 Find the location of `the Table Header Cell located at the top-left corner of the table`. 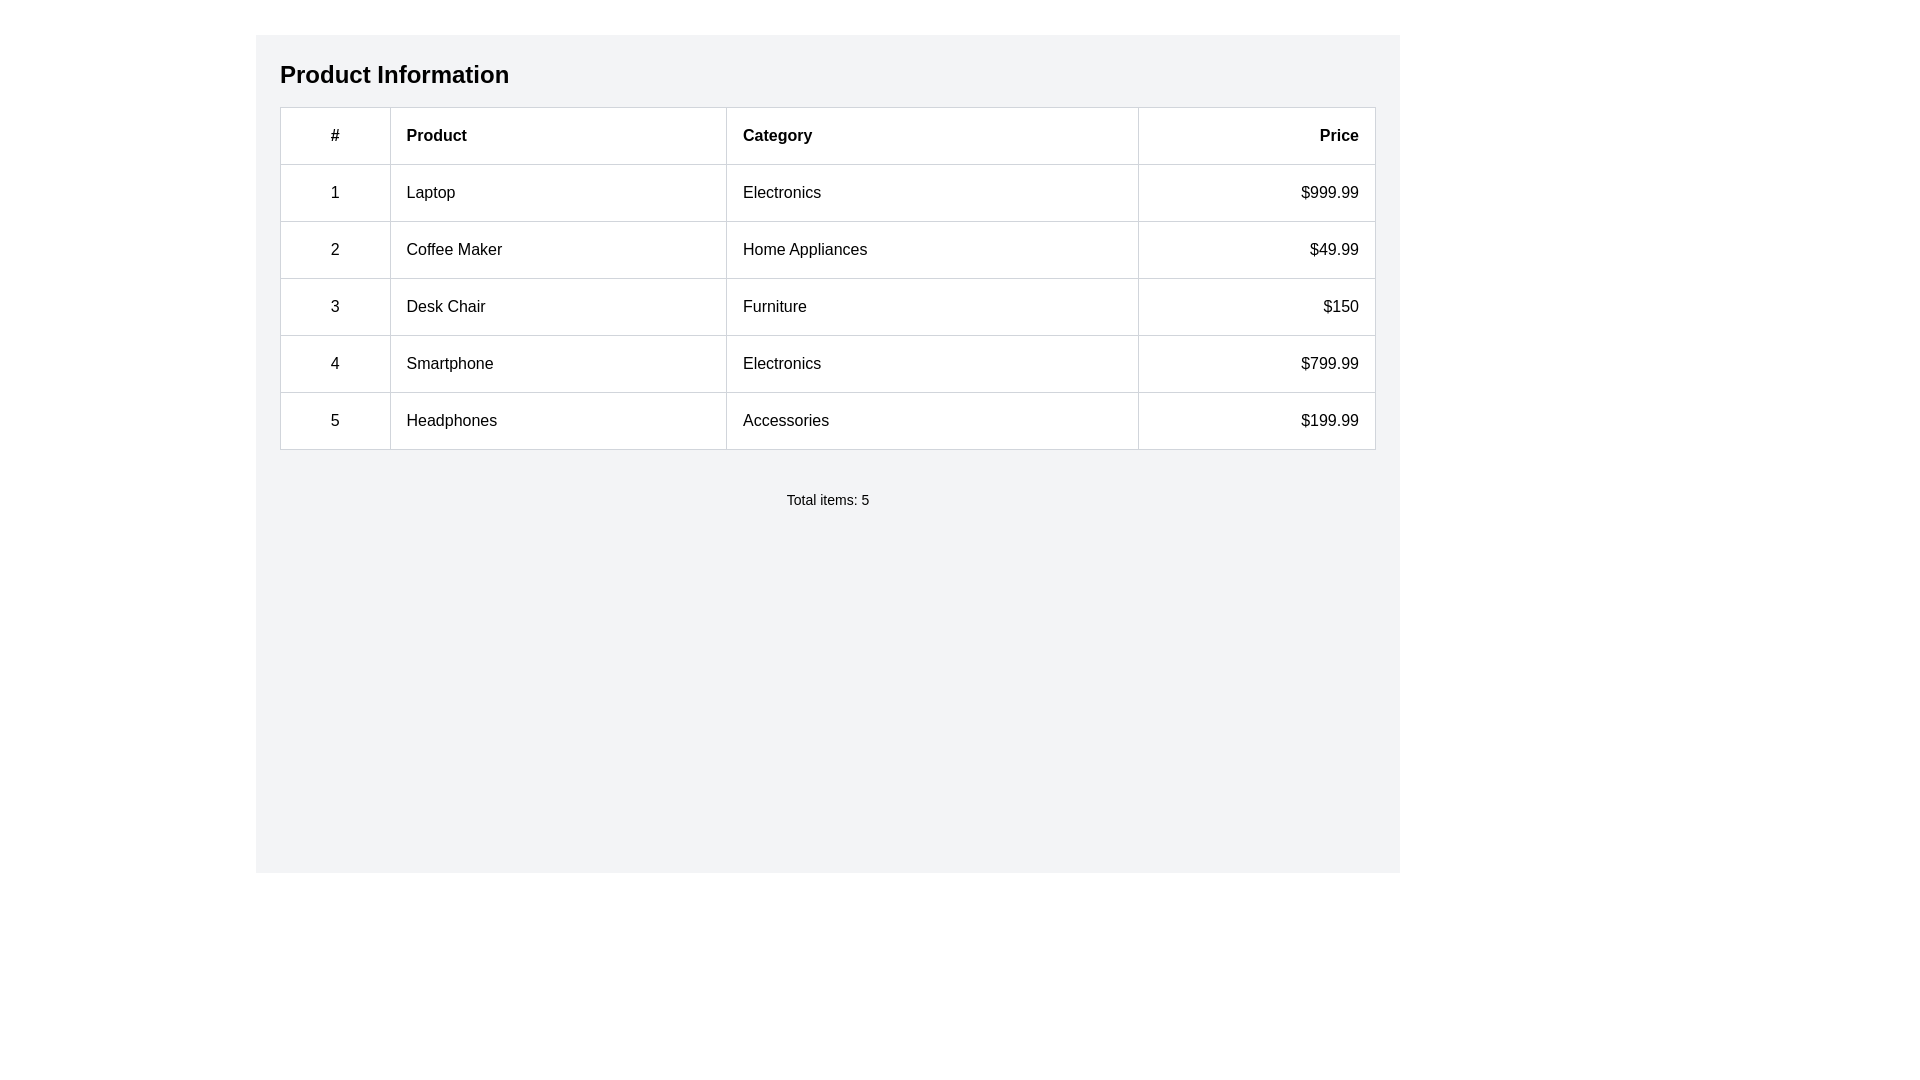

the Table Header Cell located at the top-left corner of the table is located at coordinates (335, 135).